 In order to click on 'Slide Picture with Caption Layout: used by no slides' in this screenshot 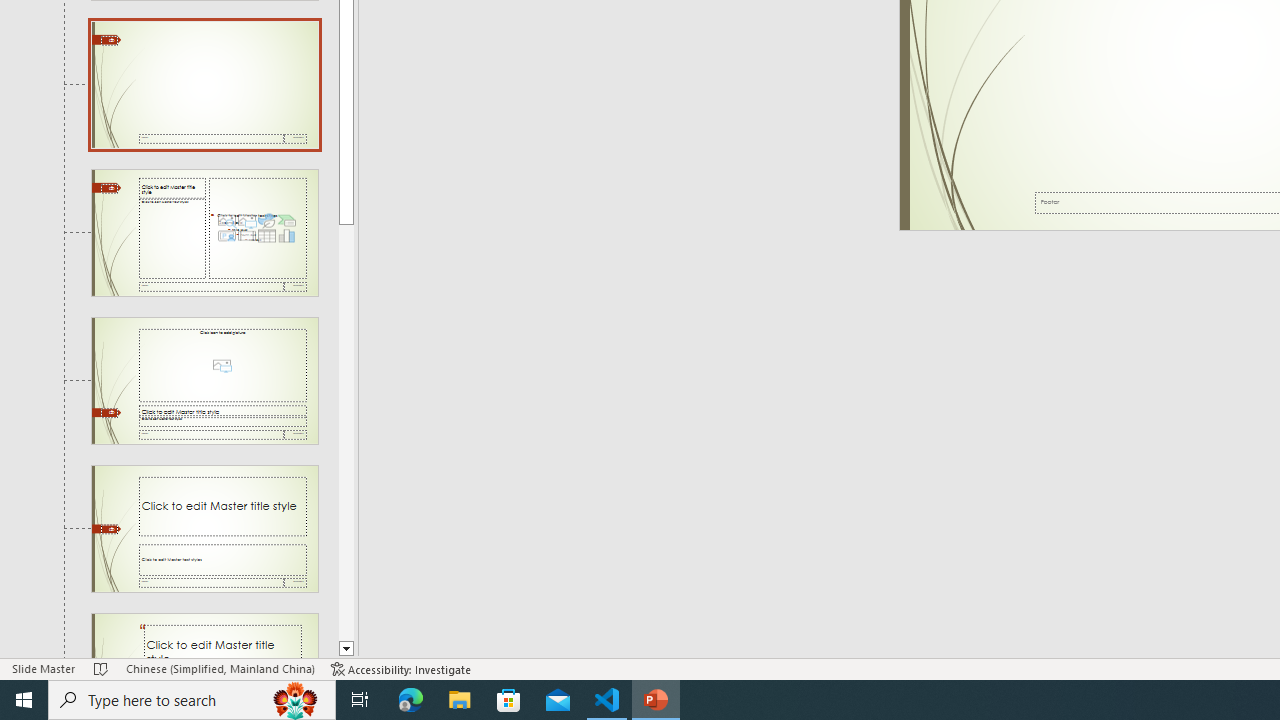, I will do `click(204, 381)`.